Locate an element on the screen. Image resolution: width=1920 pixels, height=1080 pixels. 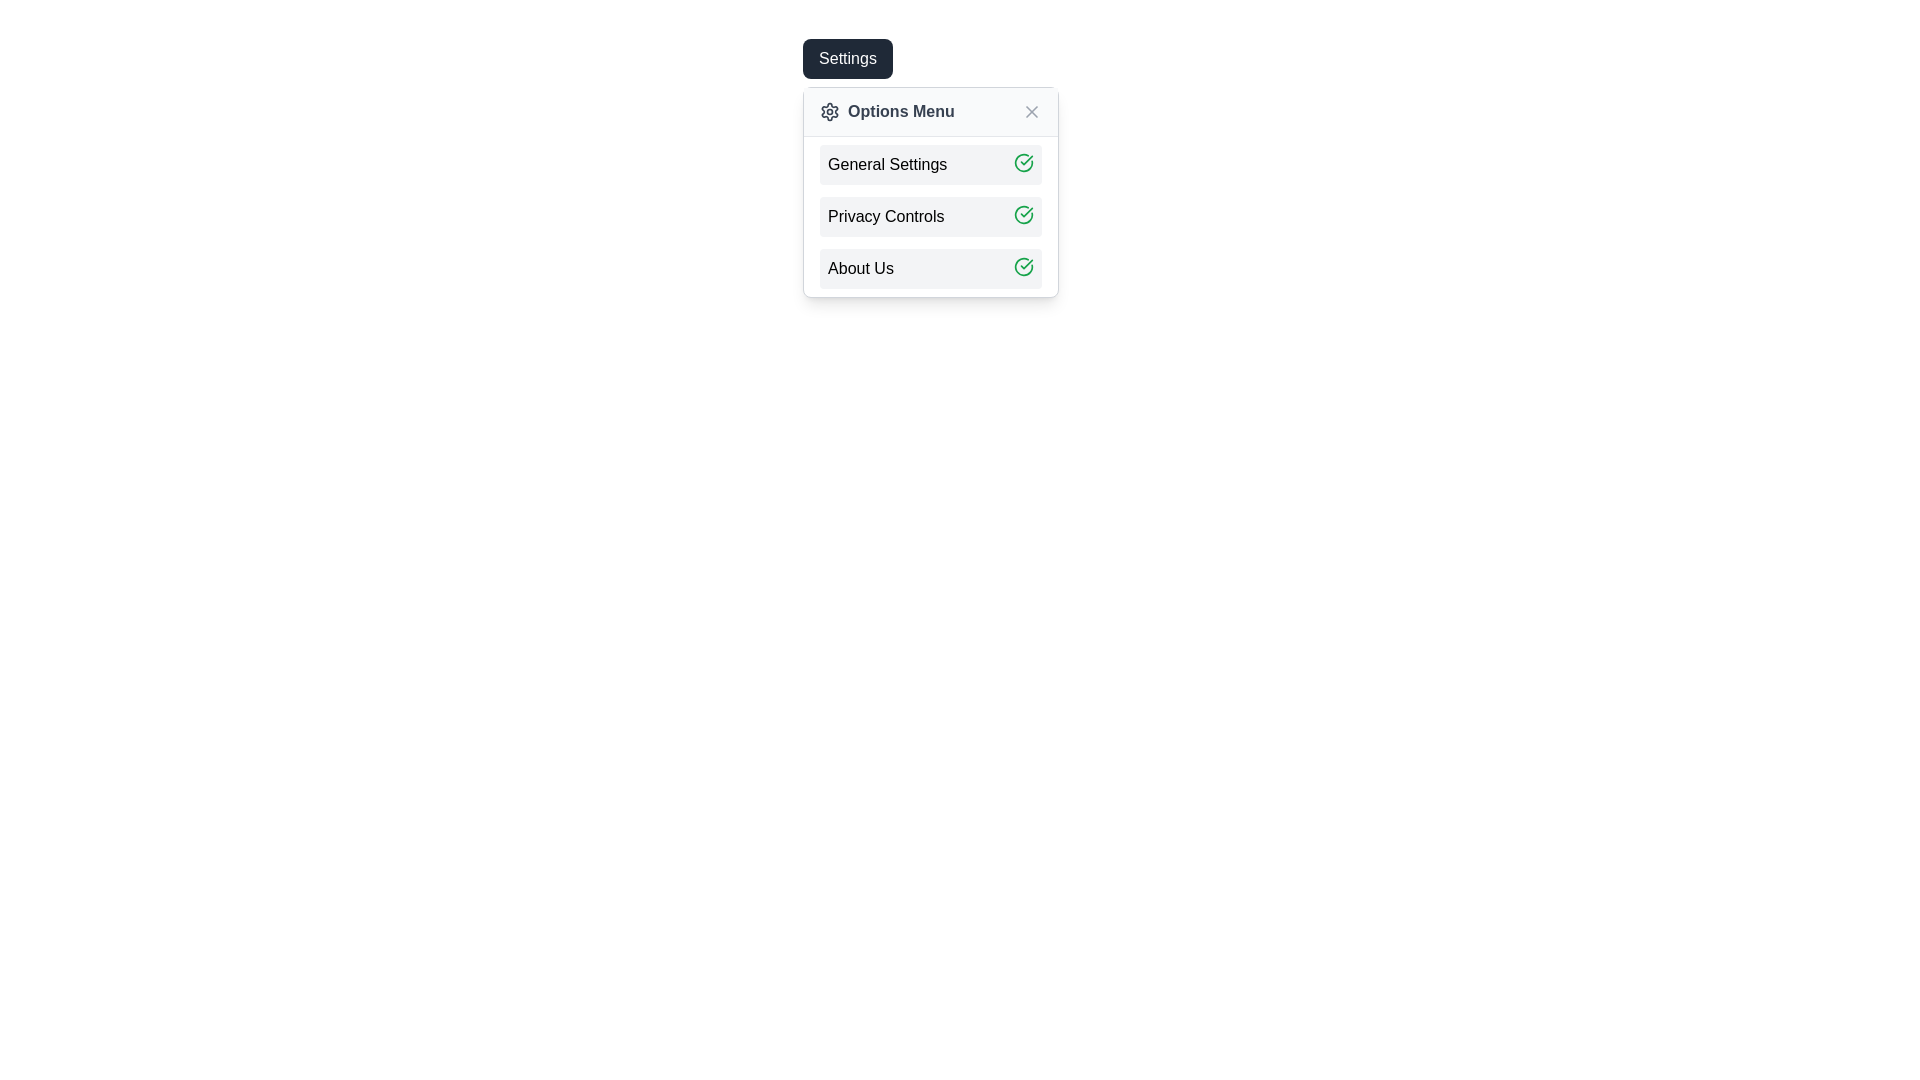
the state of the green circular icon with a checkmark inside, located in the lower-right corner of the 'About Us' section is located at coordinates (1024, 265).